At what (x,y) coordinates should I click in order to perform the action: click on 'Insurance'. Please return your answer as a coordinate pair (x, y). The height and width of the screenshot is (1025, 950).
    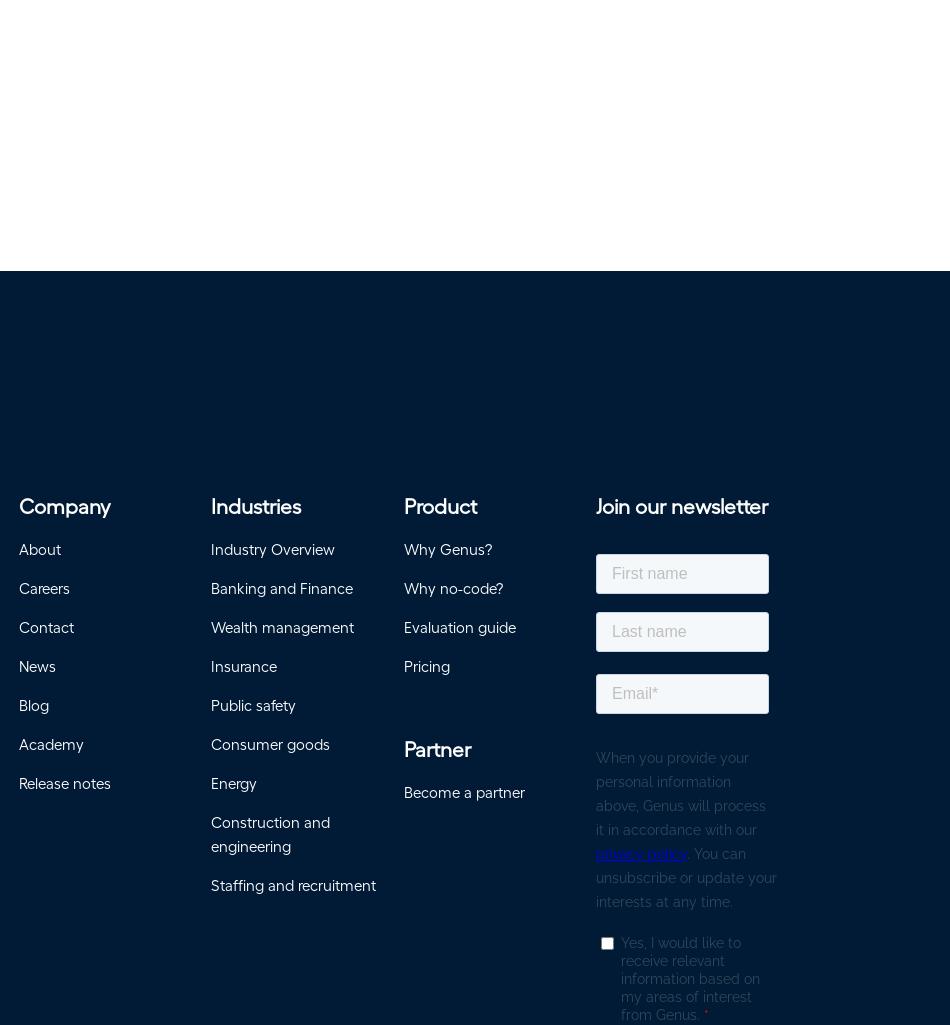
    Looking at the image, I should click on (242, 673).